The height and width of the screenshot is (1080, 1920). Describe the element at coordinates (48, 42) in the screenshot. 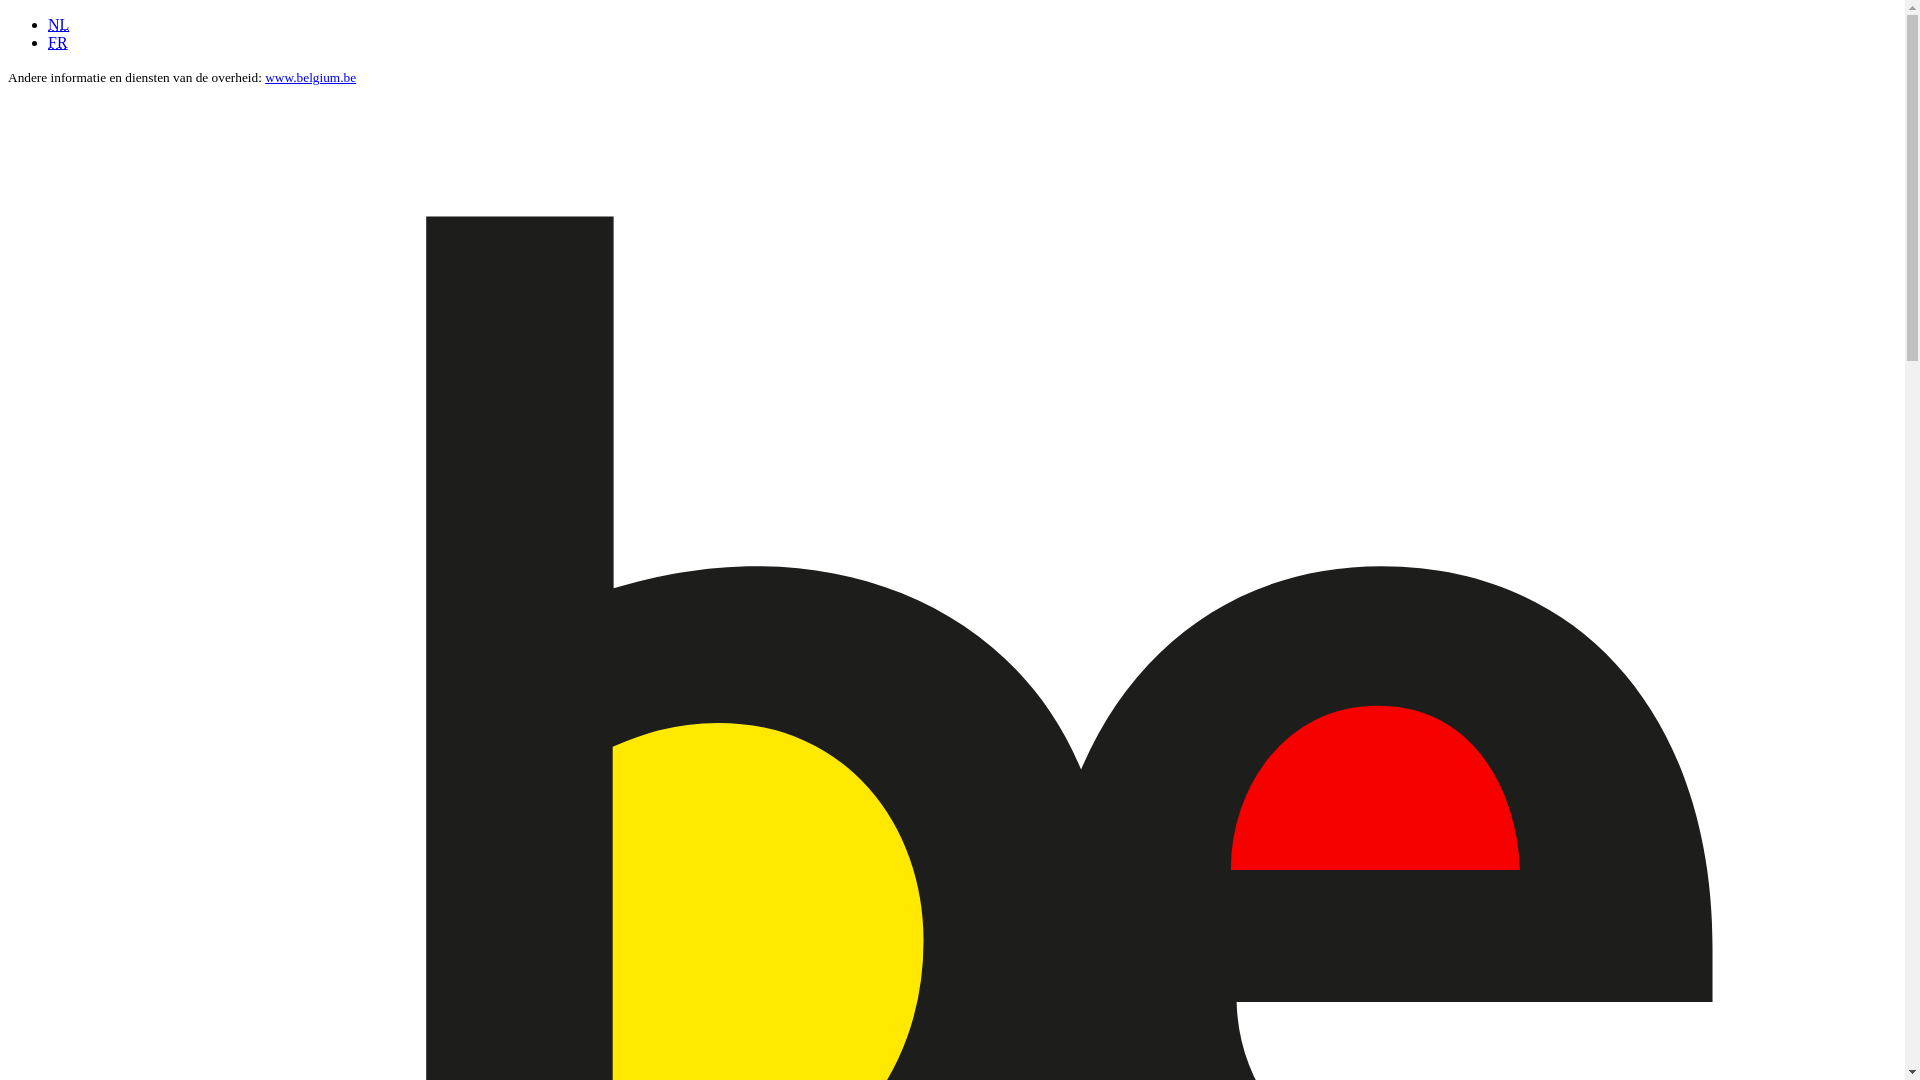

I see `'FR'` at that location.